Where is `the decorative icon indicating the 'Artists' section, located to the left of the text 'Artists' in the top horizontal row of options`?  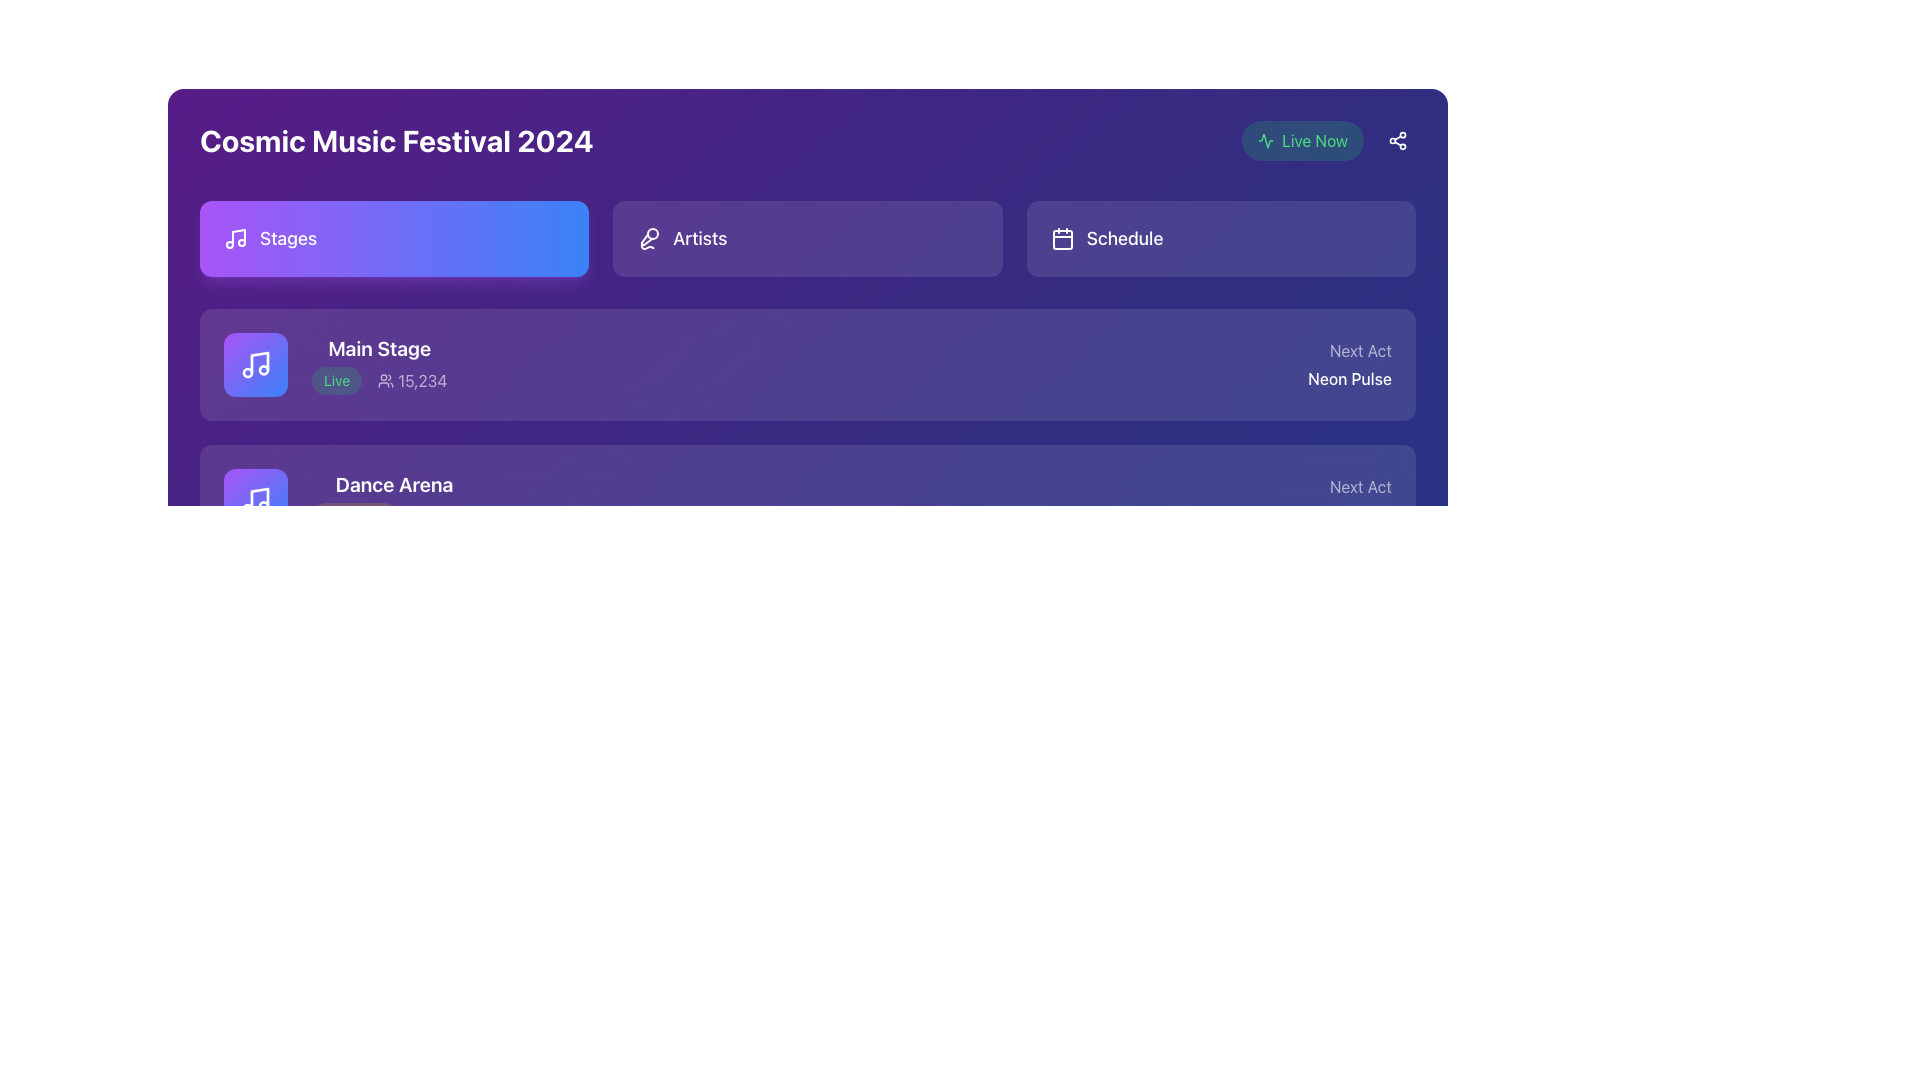
the decorative icon indicating the 'Artists' section, located to the left of the text 'Artists' in the top horizontal row of options is located at coordinates (649, 238).